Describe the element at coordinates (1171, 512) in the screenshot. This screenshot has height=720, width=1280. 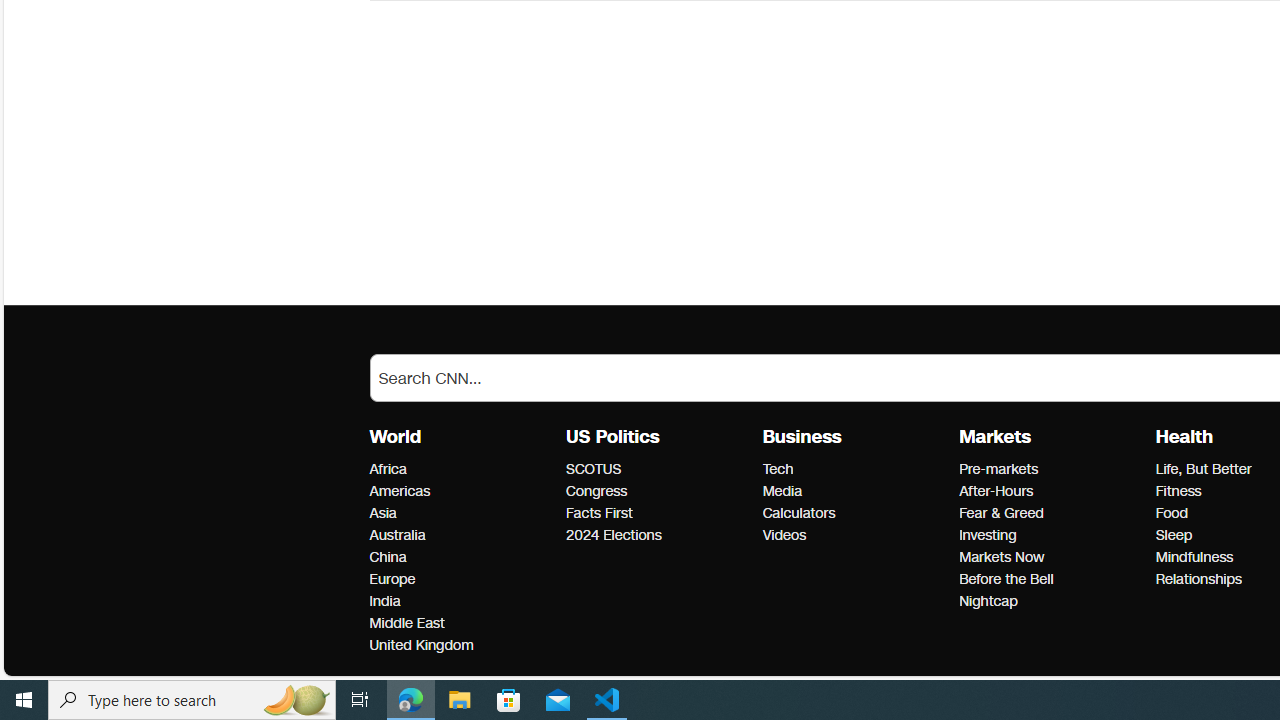
I see `'Health Food'` at that location.